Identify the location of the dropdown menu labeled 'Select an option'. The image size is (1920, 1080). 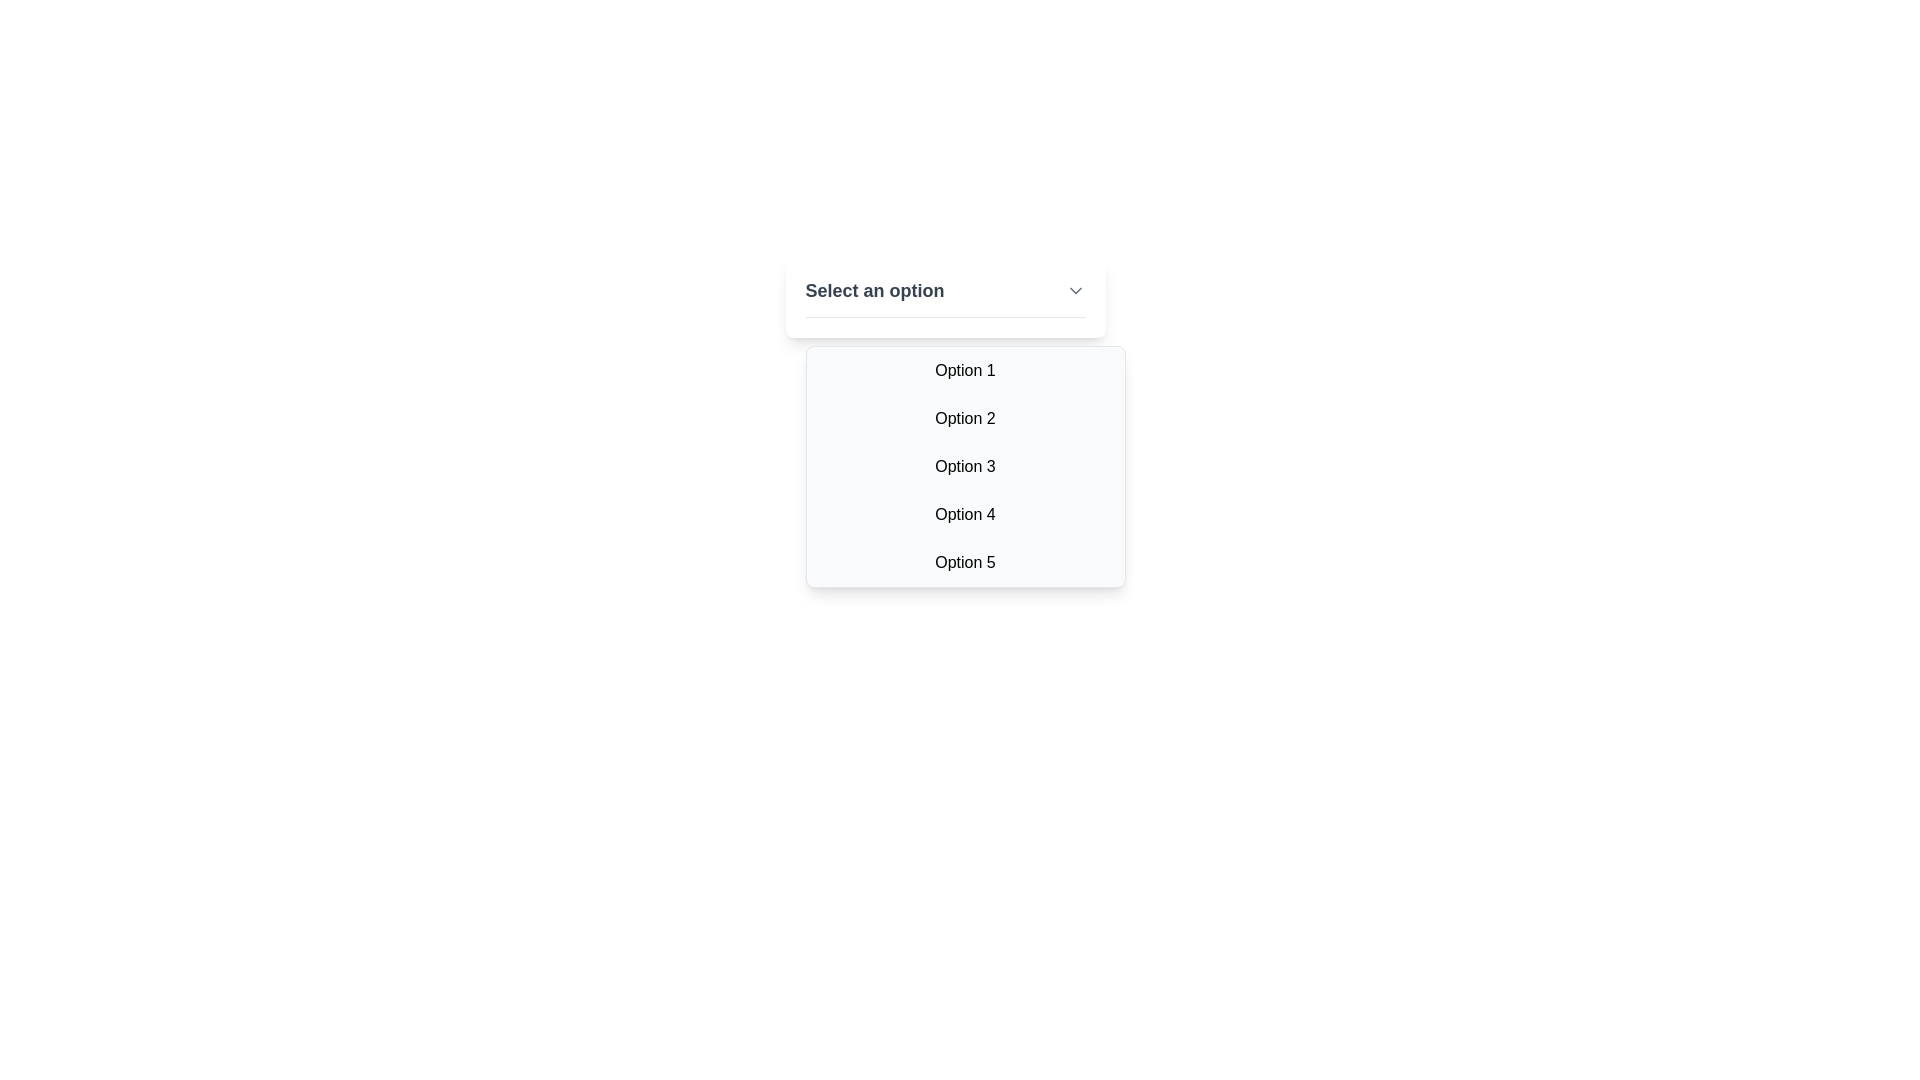
(944, 297).